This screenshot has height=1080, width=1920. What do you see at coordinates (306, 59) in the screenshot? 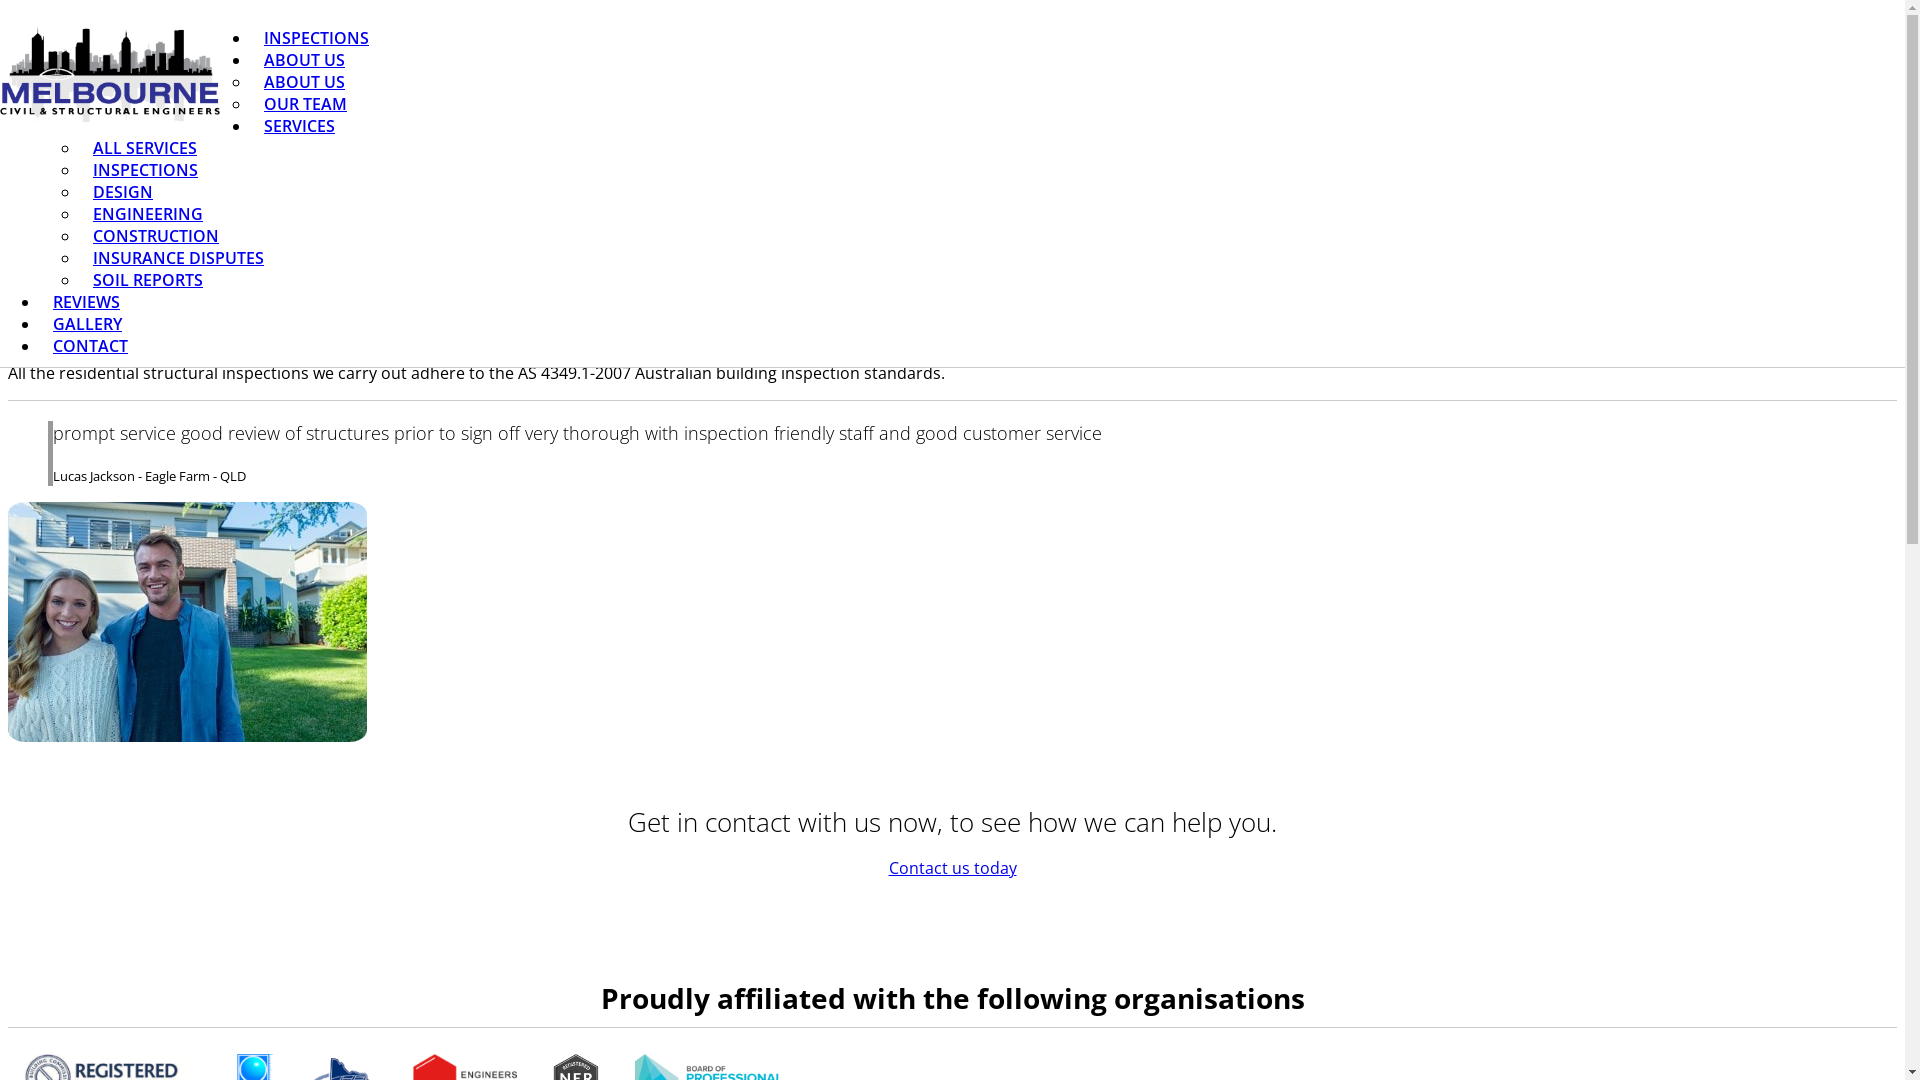
I see `'ABOUT US'` at bounding box center [306, 59].